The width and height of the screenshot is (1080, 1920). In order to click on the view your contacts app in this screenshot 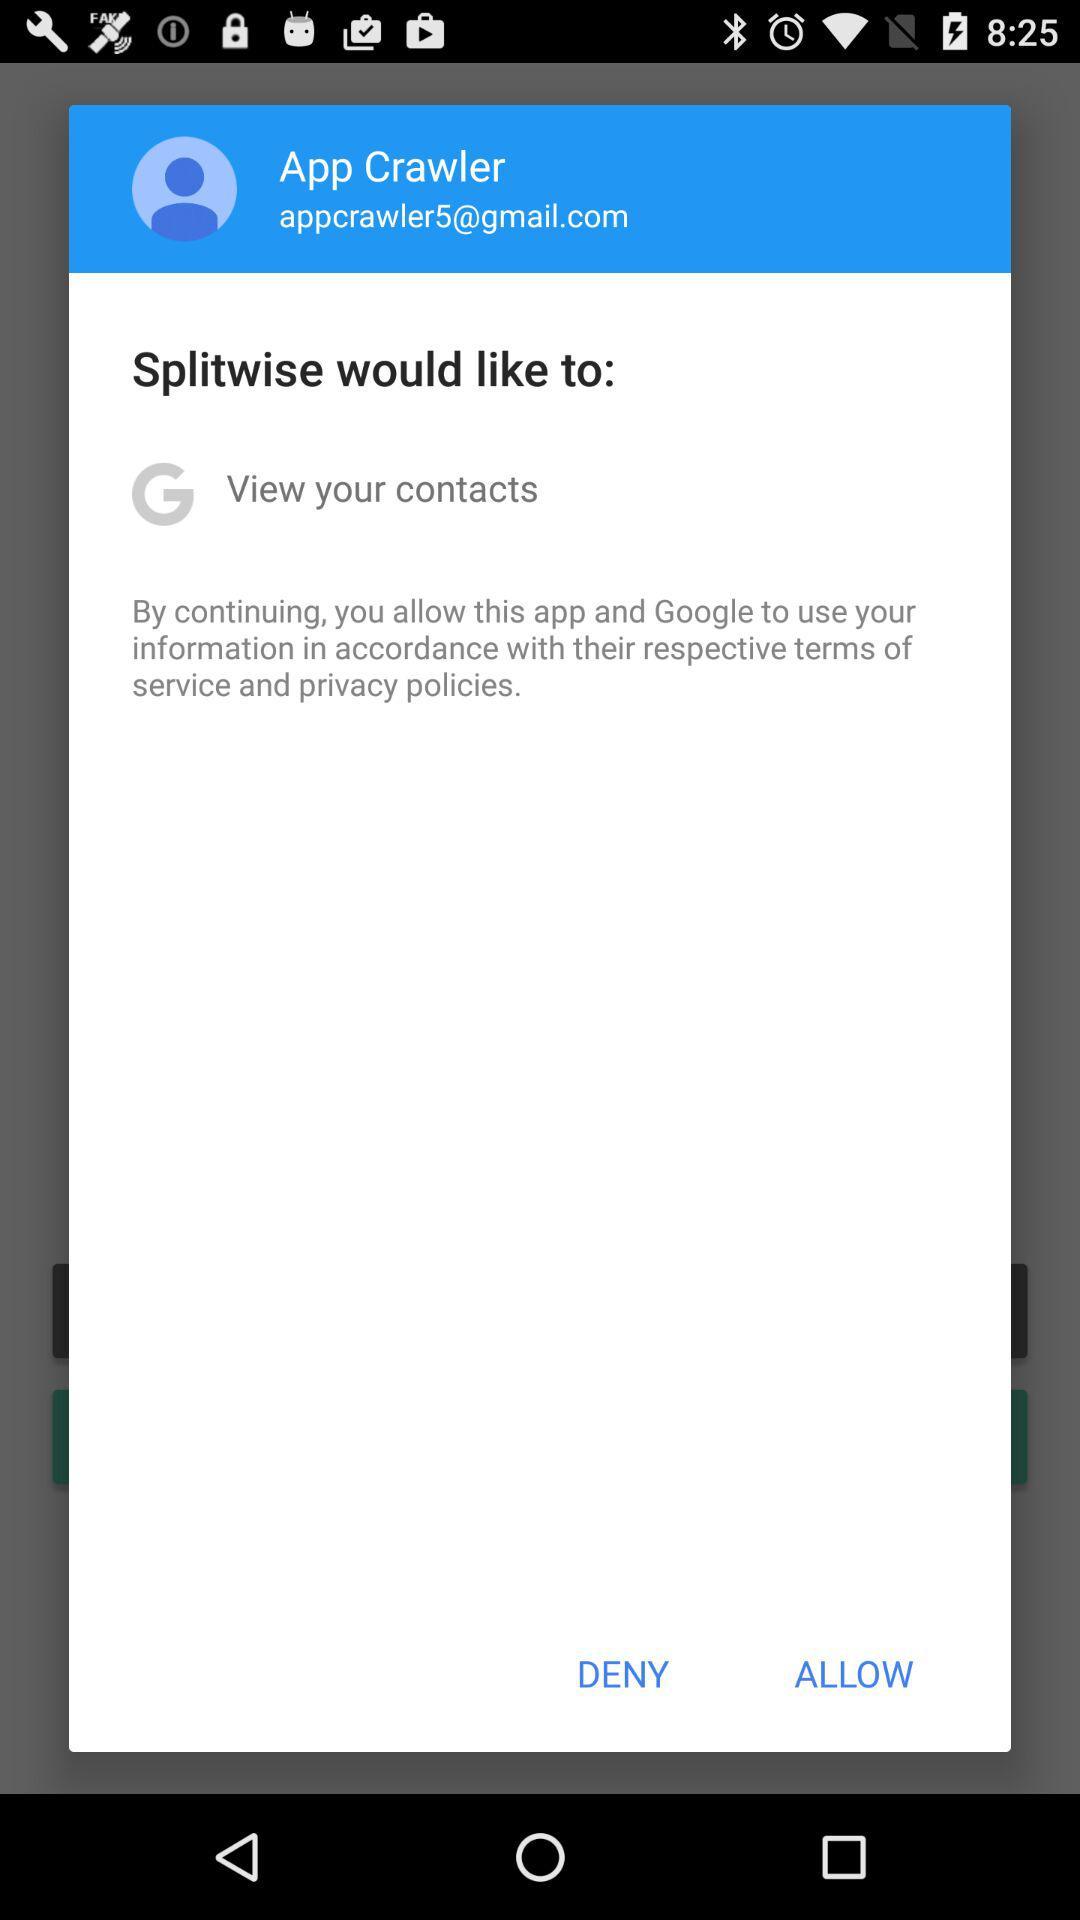, I will do `click(382, 487)`.